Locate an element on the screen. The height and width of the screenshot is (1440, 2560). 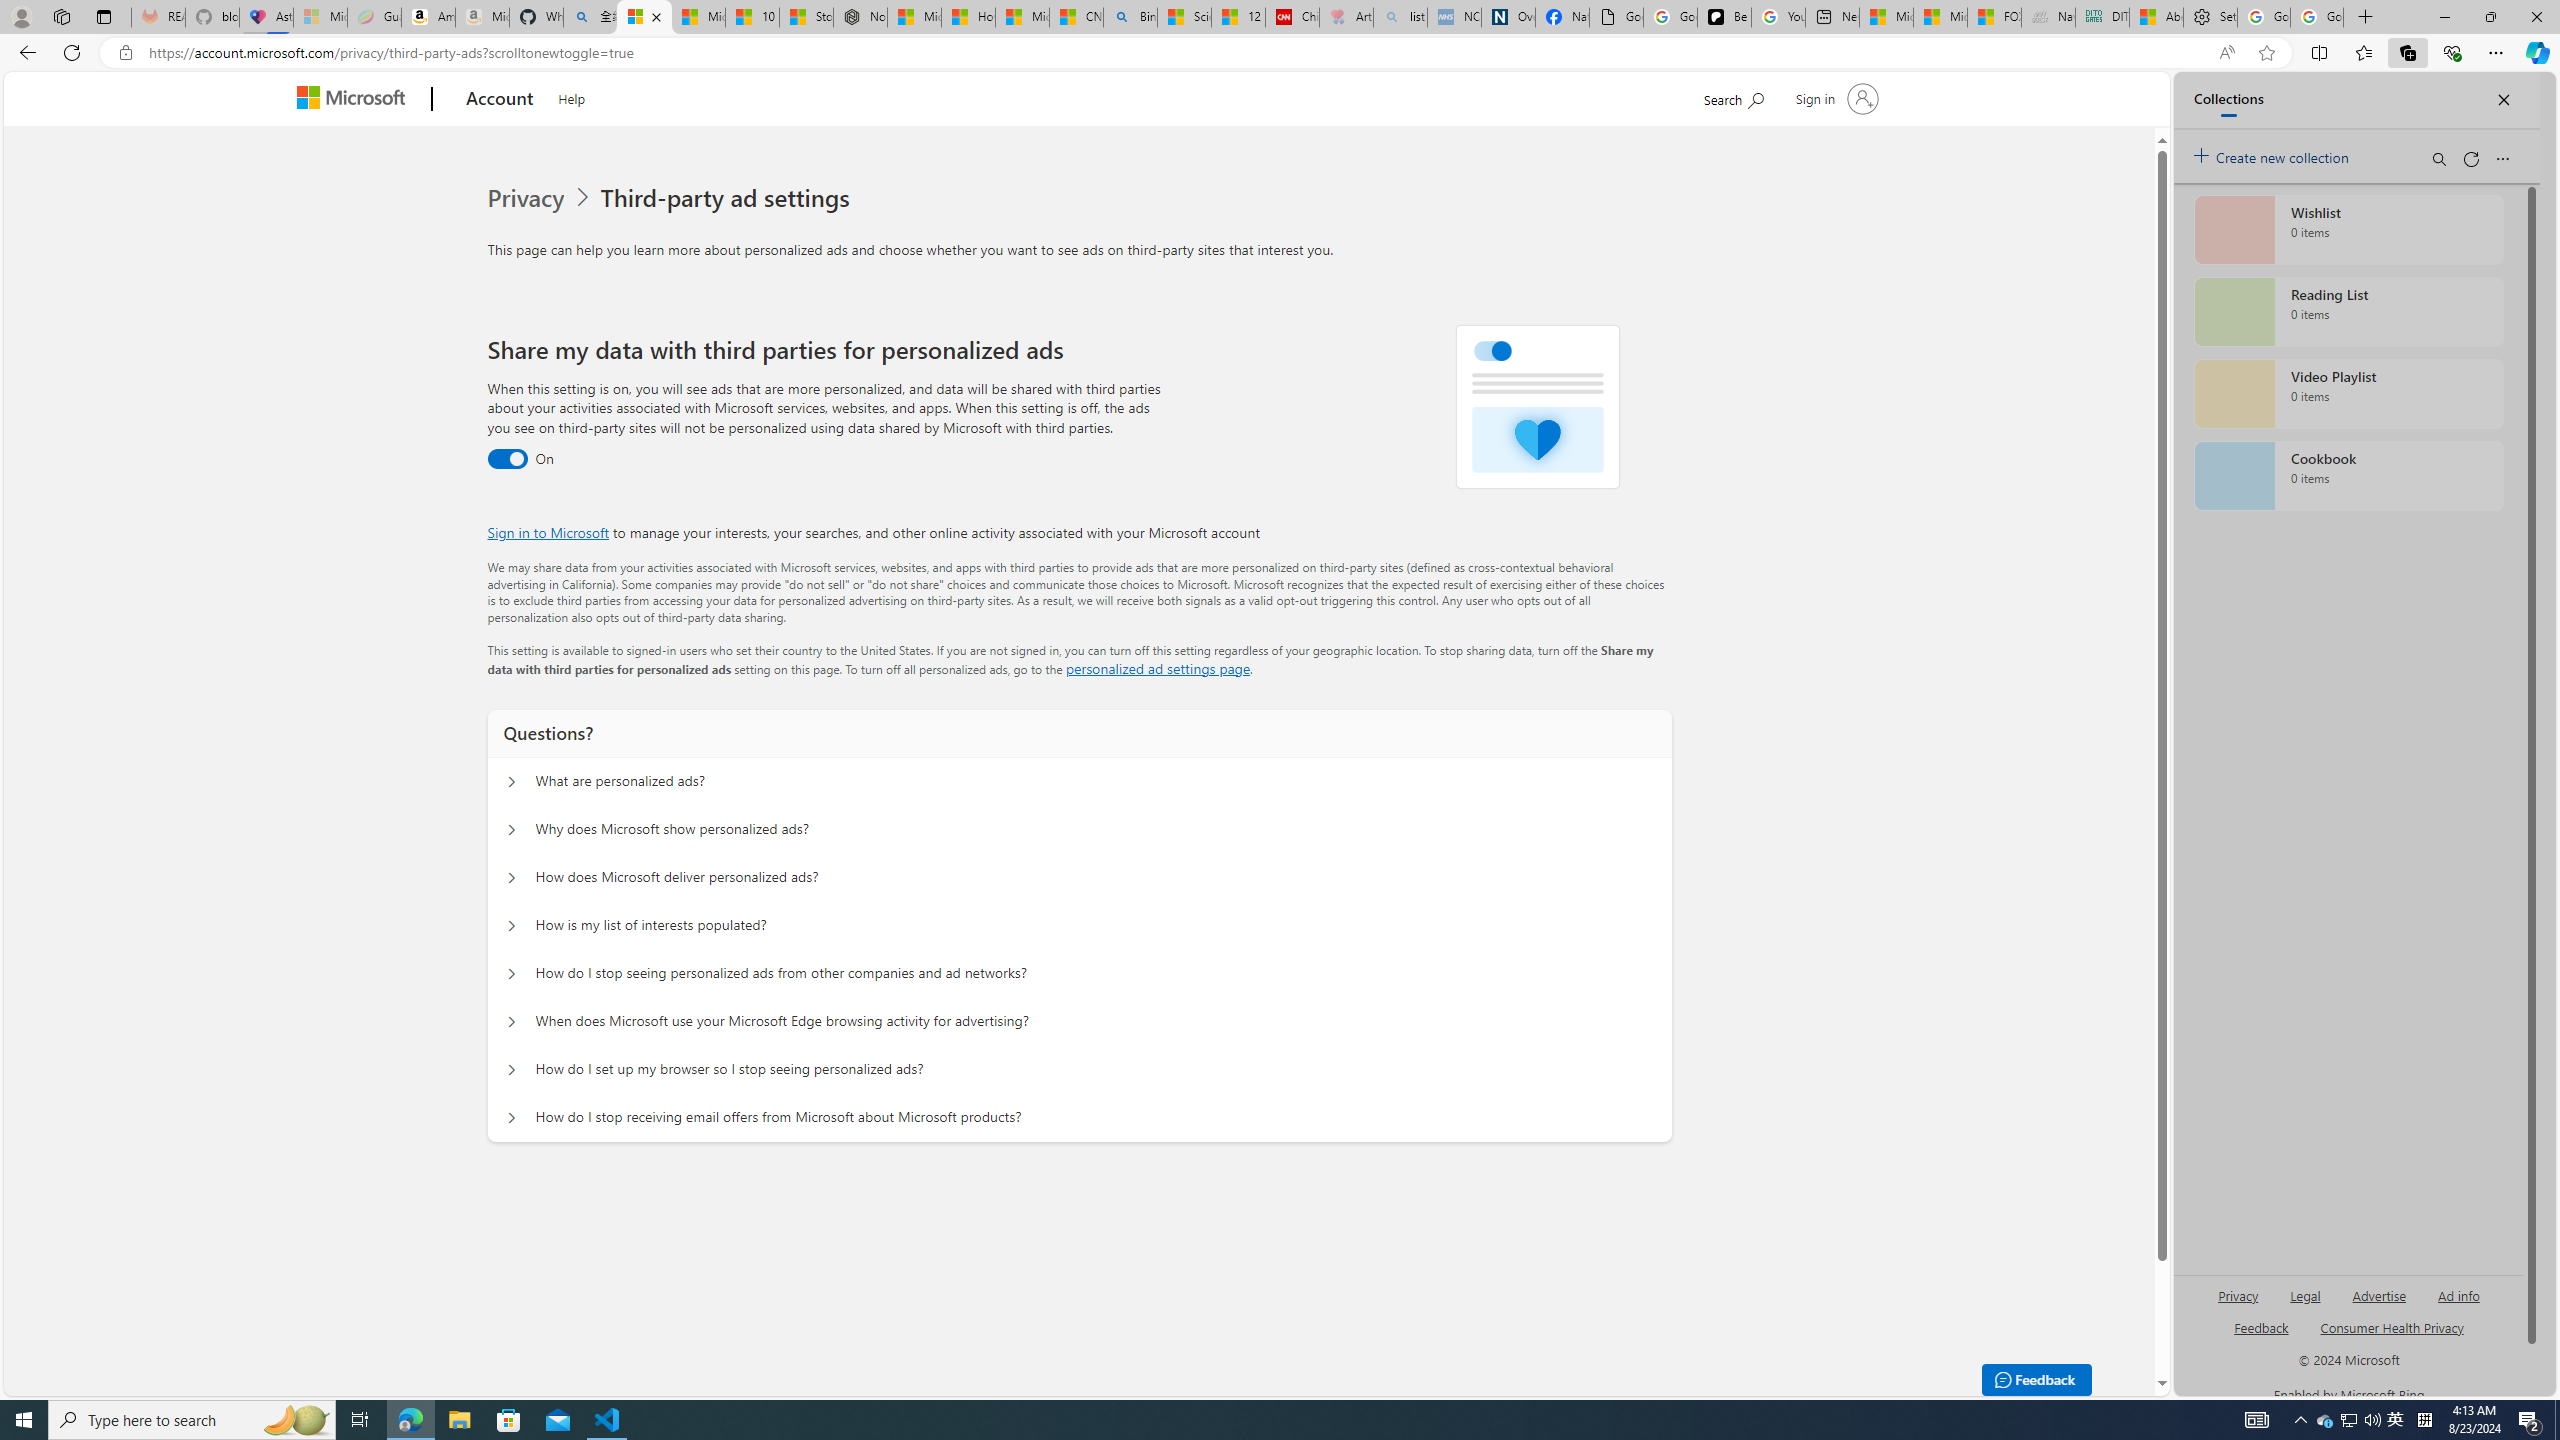
'Back' is located at coordinates (24, 51).